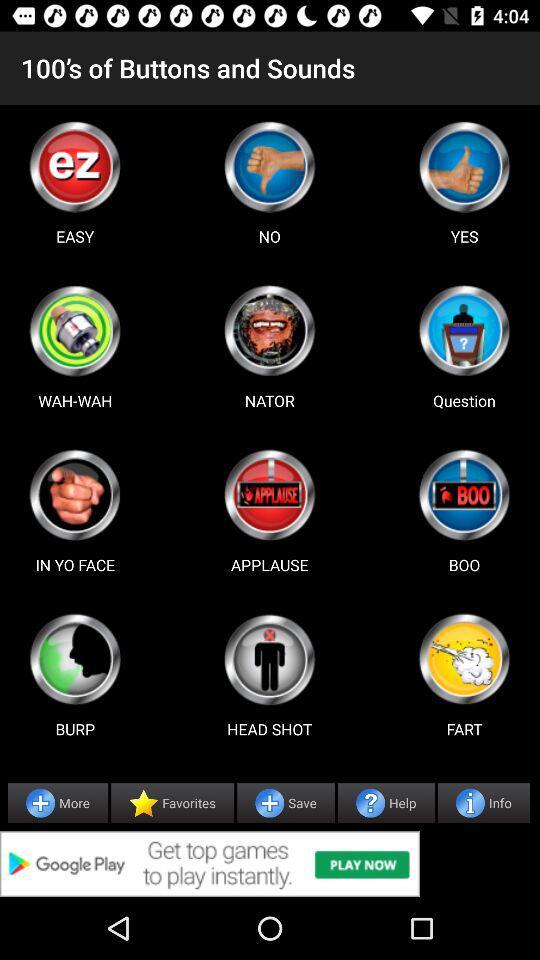  Describe the element at coordinates (269, 494) in the screenshot. I see `applause button` at that location.